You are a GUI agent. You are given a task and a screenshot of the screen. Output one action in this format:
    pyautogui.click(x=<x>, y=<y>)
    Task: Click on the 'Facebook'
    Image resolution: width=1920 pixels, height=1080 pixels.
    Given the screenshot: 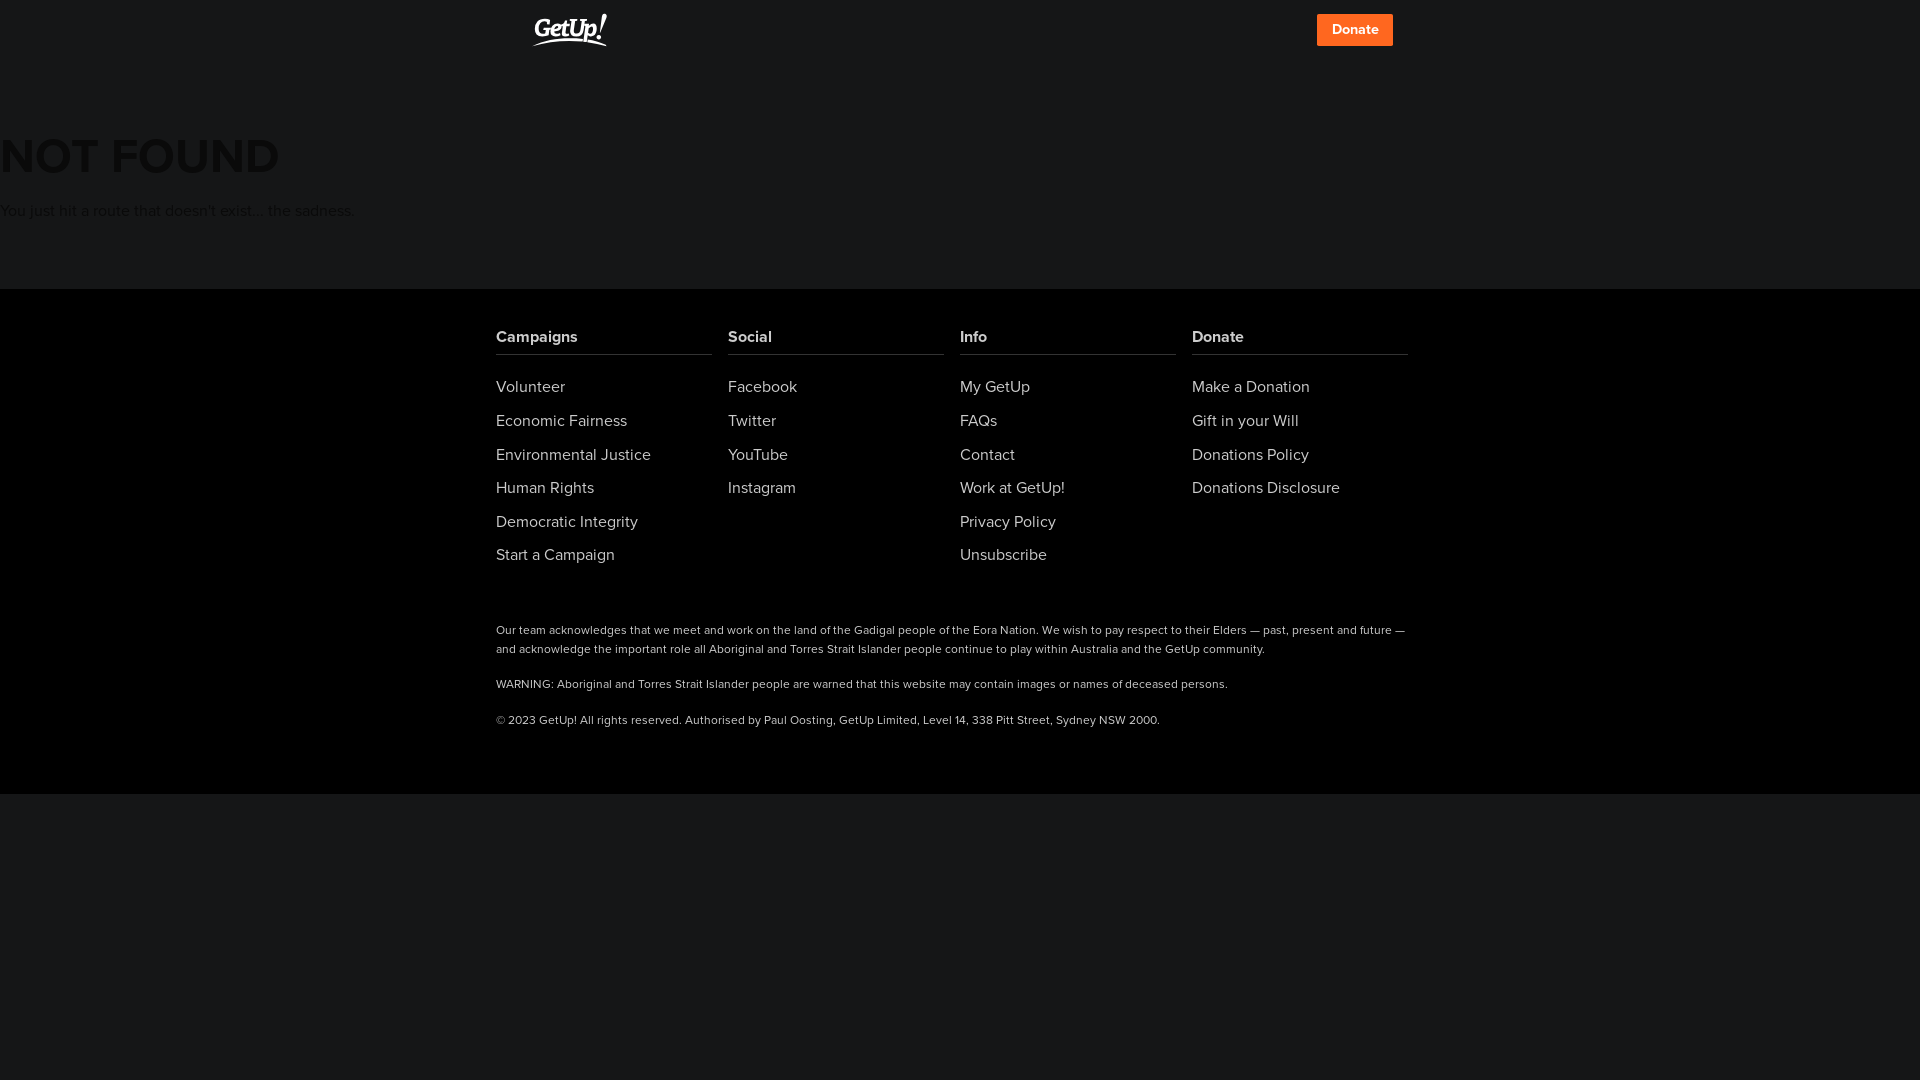 What is the action you would take?
    pyautogui.click(x=761, y=386)
    